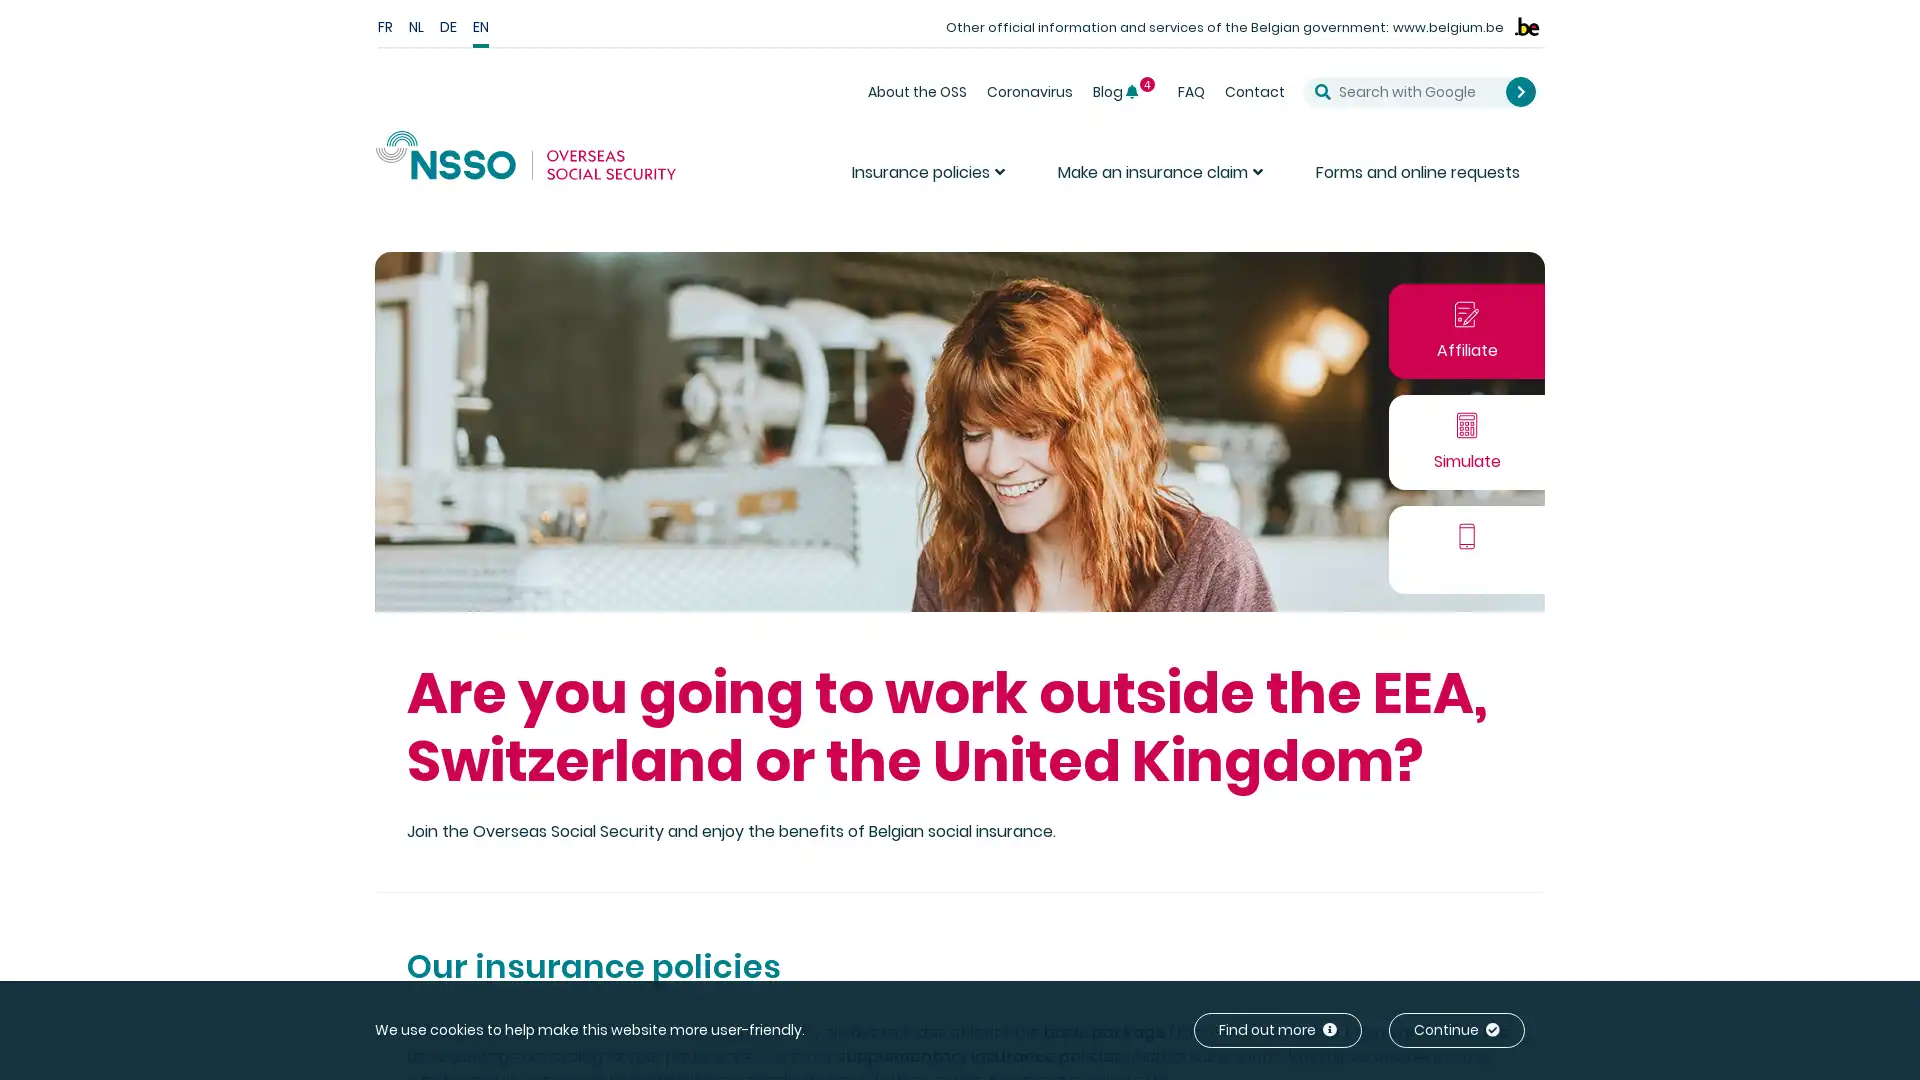 The width and height of the screenshot is (1920, 1080). I want to click on As an employer, so click(1792, 345).